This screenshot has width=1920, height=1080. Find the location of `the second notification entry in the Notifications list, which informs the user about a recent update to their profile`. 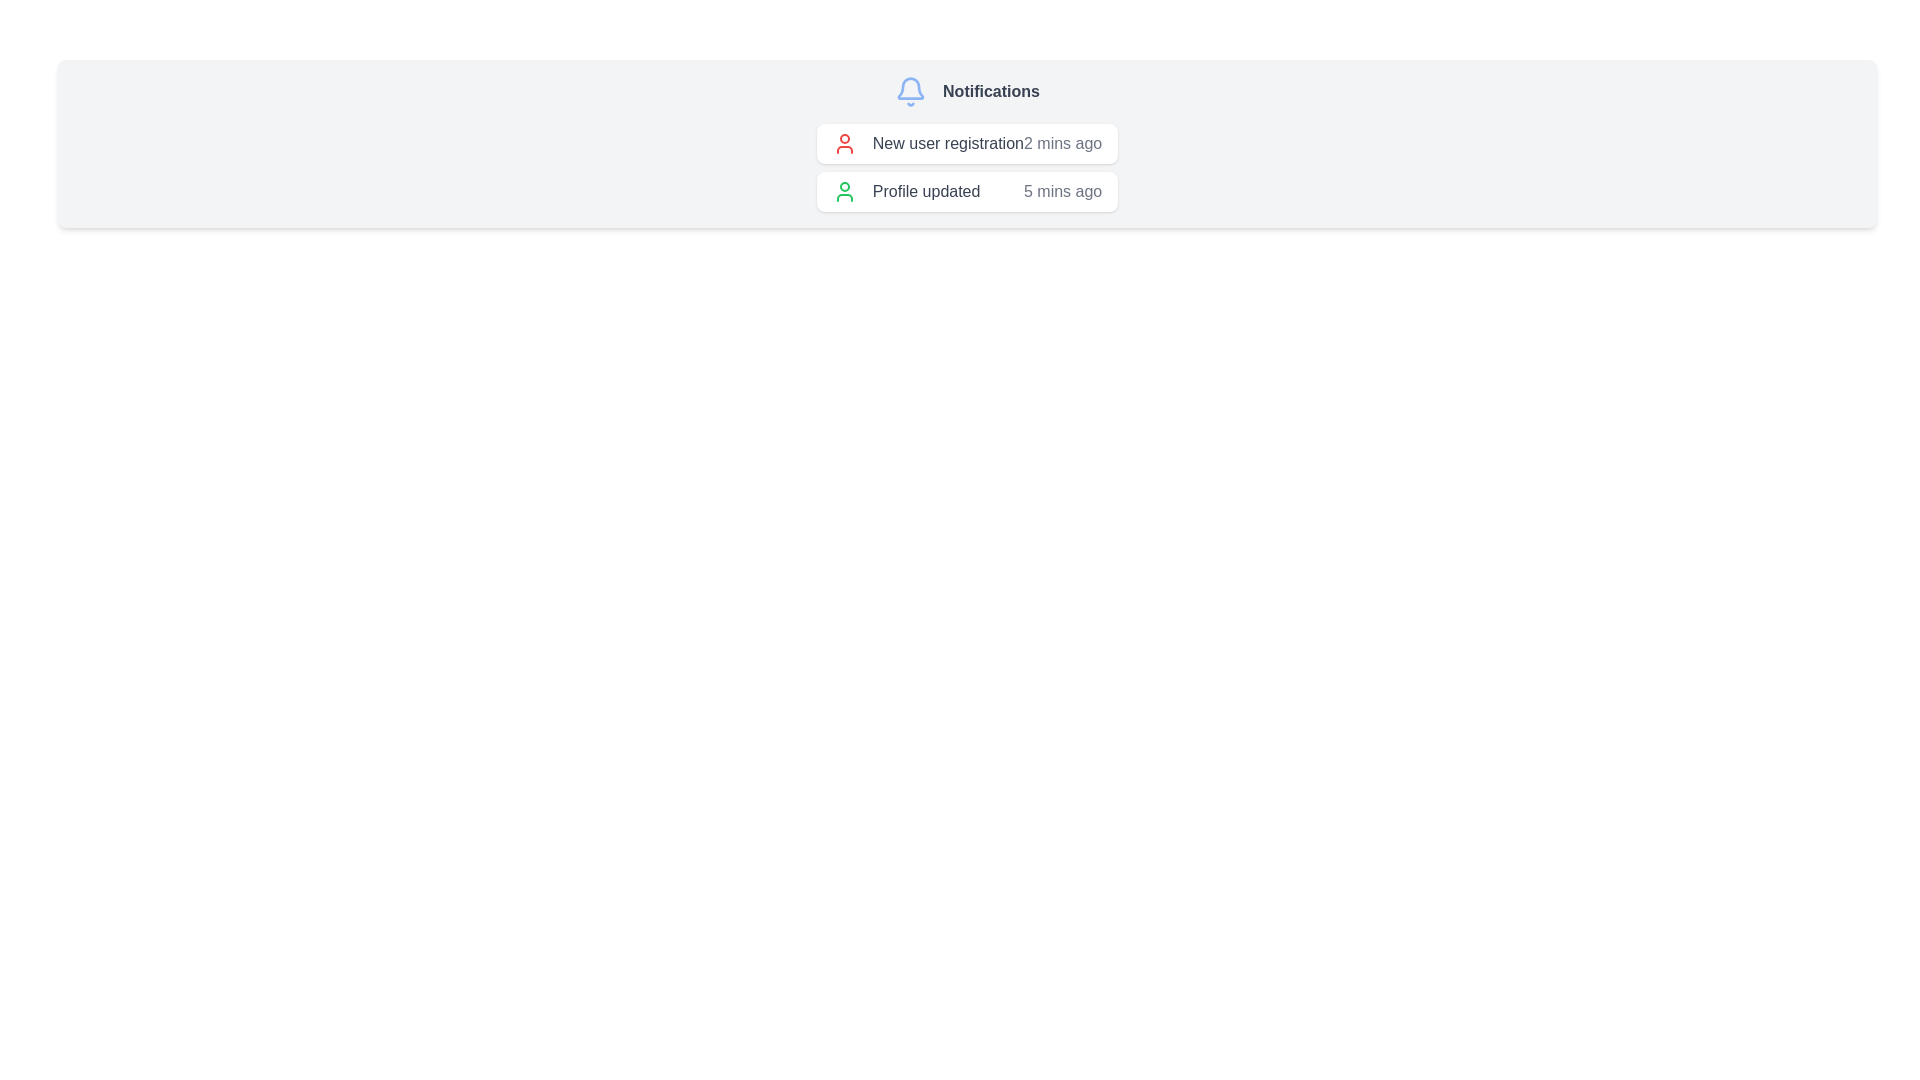

the second notification entry in the Notifications list, which informs the user about a recent update to their profile is located at coordinates (967, 192).